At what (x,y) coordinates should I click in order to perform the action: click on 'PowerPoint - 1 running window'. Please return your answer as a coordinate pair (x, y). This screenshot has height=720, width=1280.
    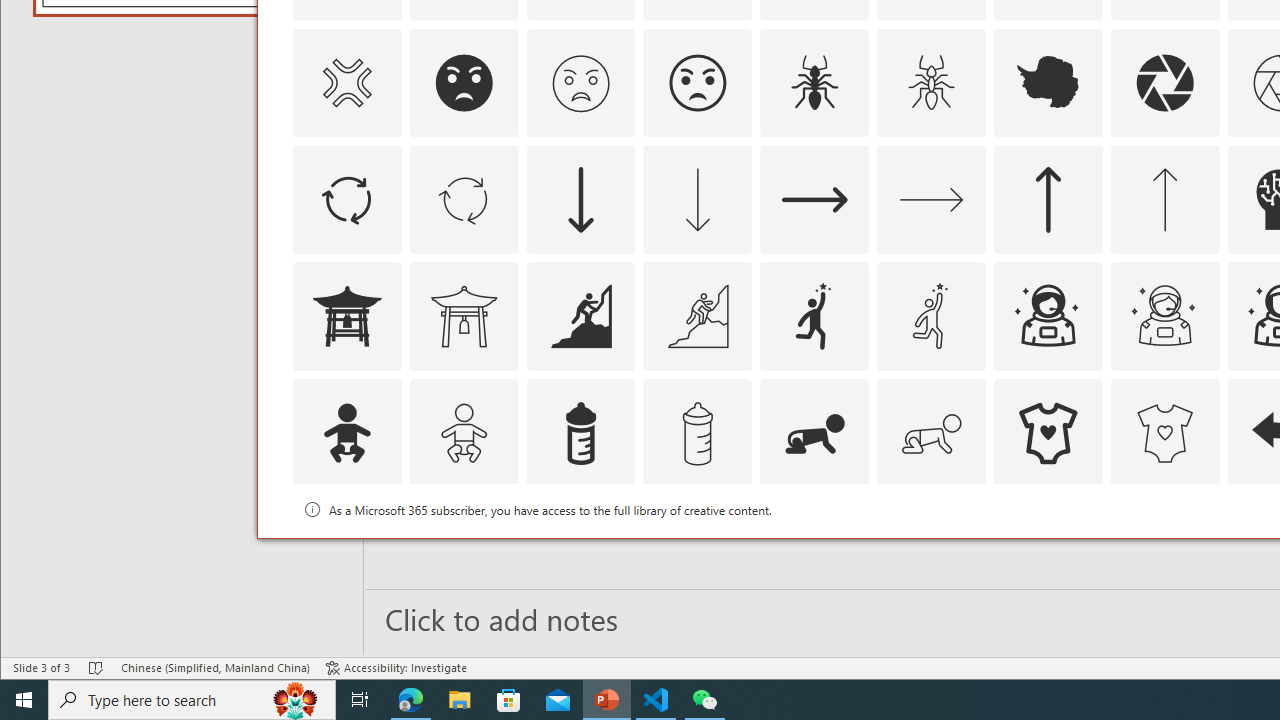
    Looking at the image, I should click on (606, 698).